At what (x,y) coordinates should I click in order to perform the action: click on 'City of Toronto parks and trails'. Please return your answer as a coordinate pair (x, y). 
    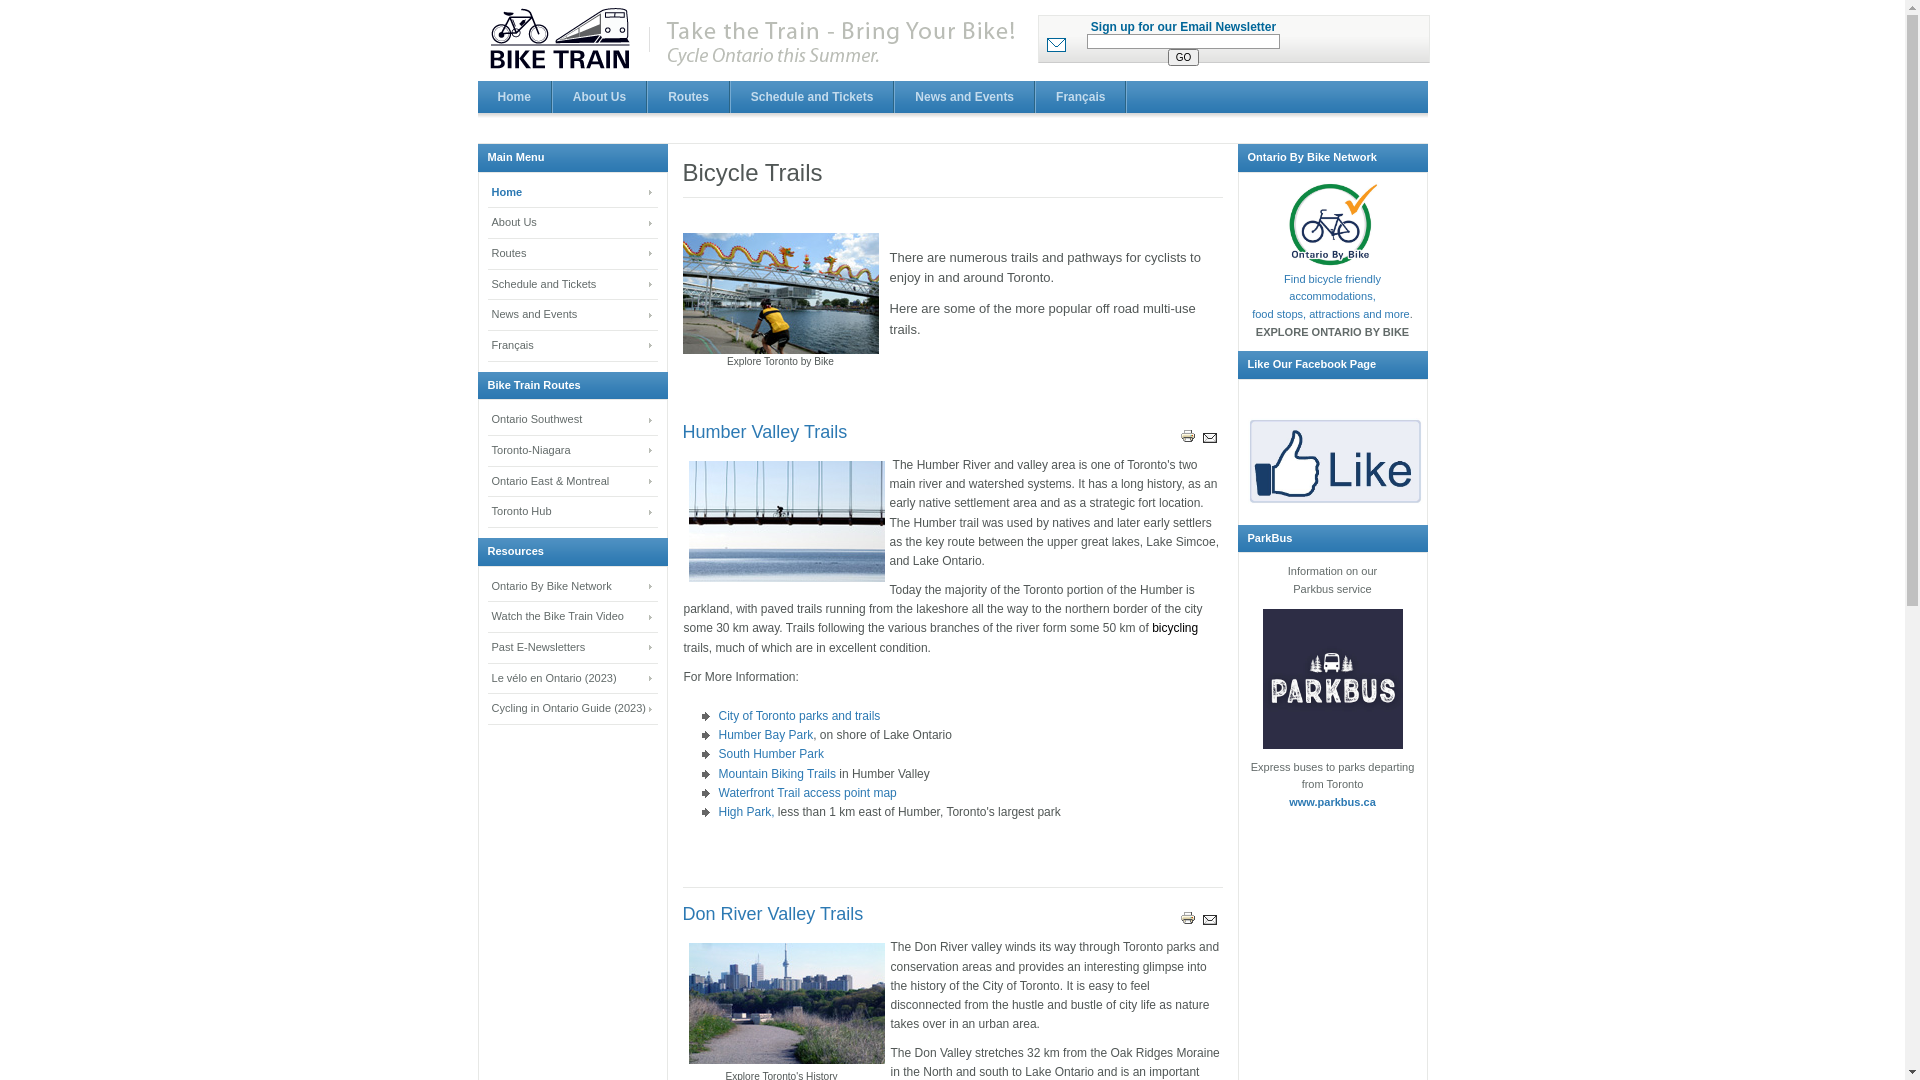
    Looking at the image, I should click on (797, 715).